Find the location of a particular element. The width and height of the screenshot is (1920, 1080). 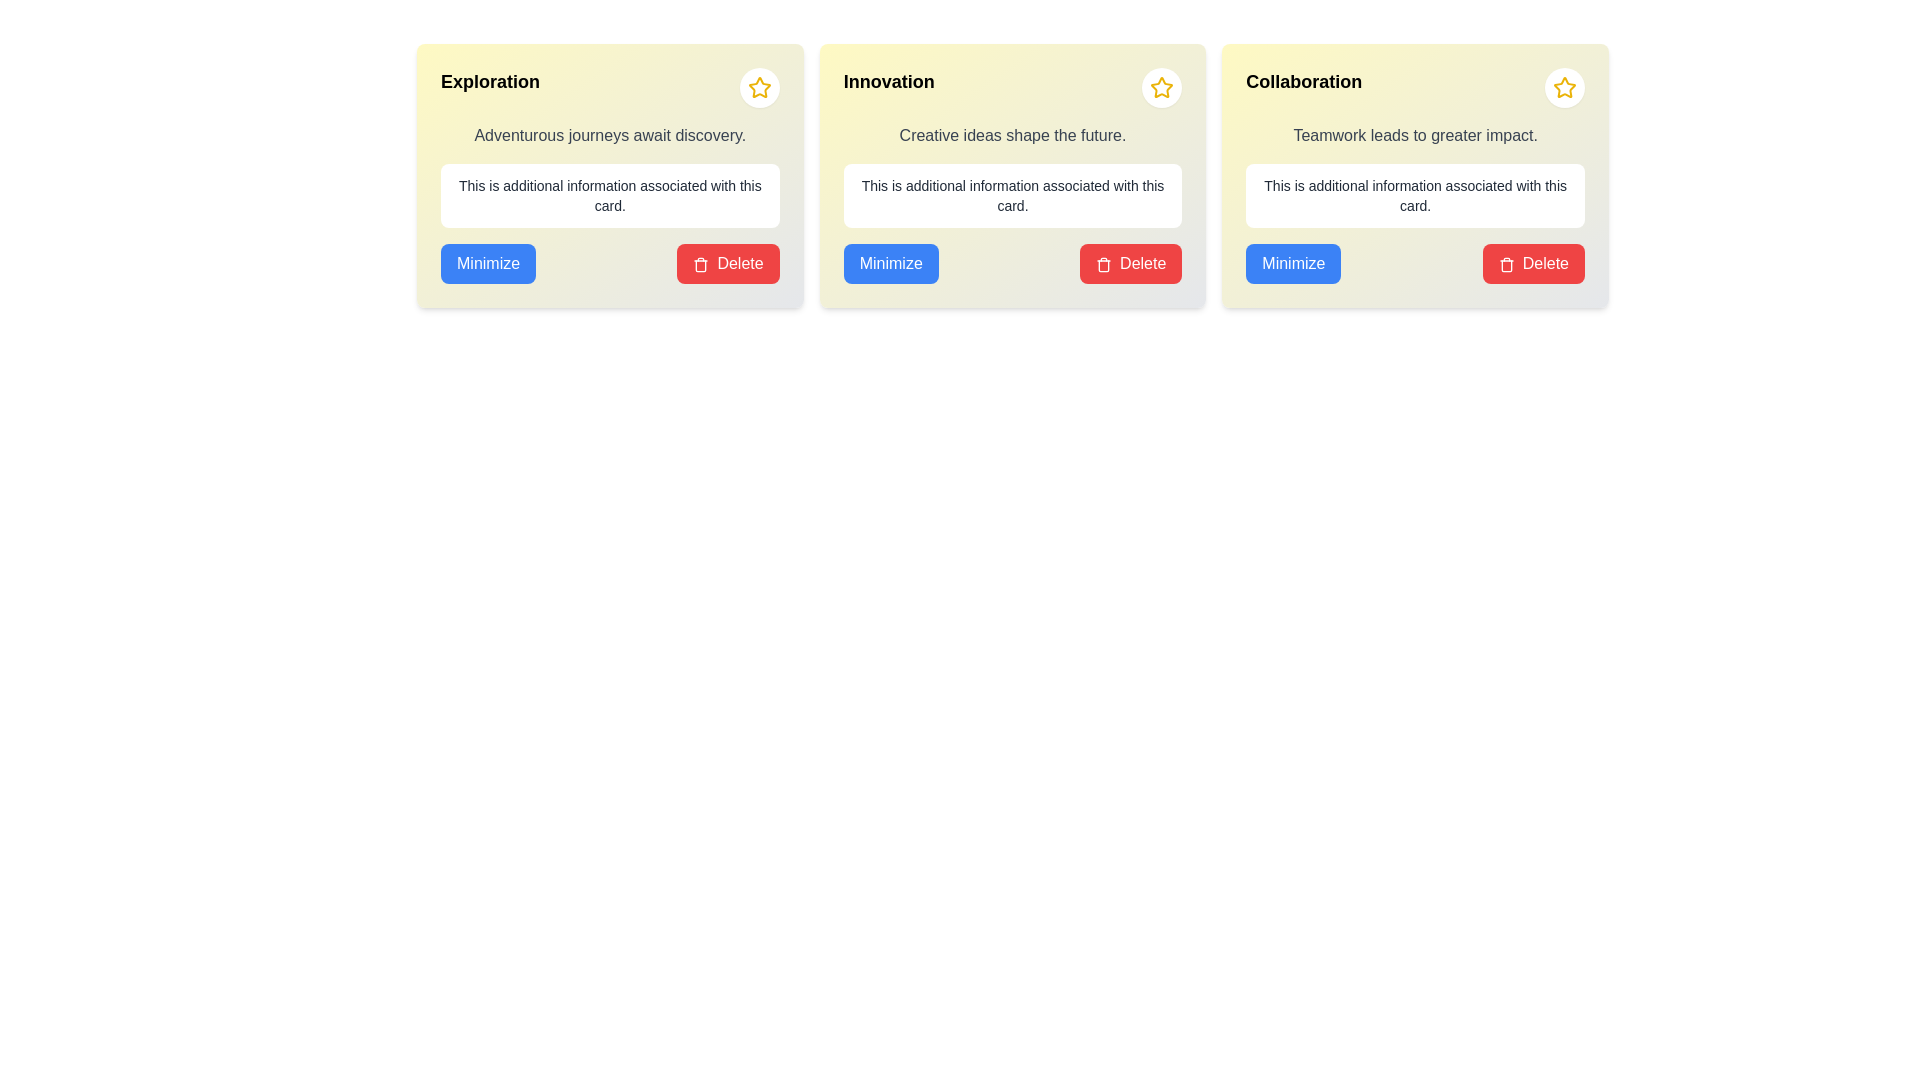

the delete icon within the red 'Delete' button at the bottom right of the 'Collaboration' card is located at coordinates (1506, 263).